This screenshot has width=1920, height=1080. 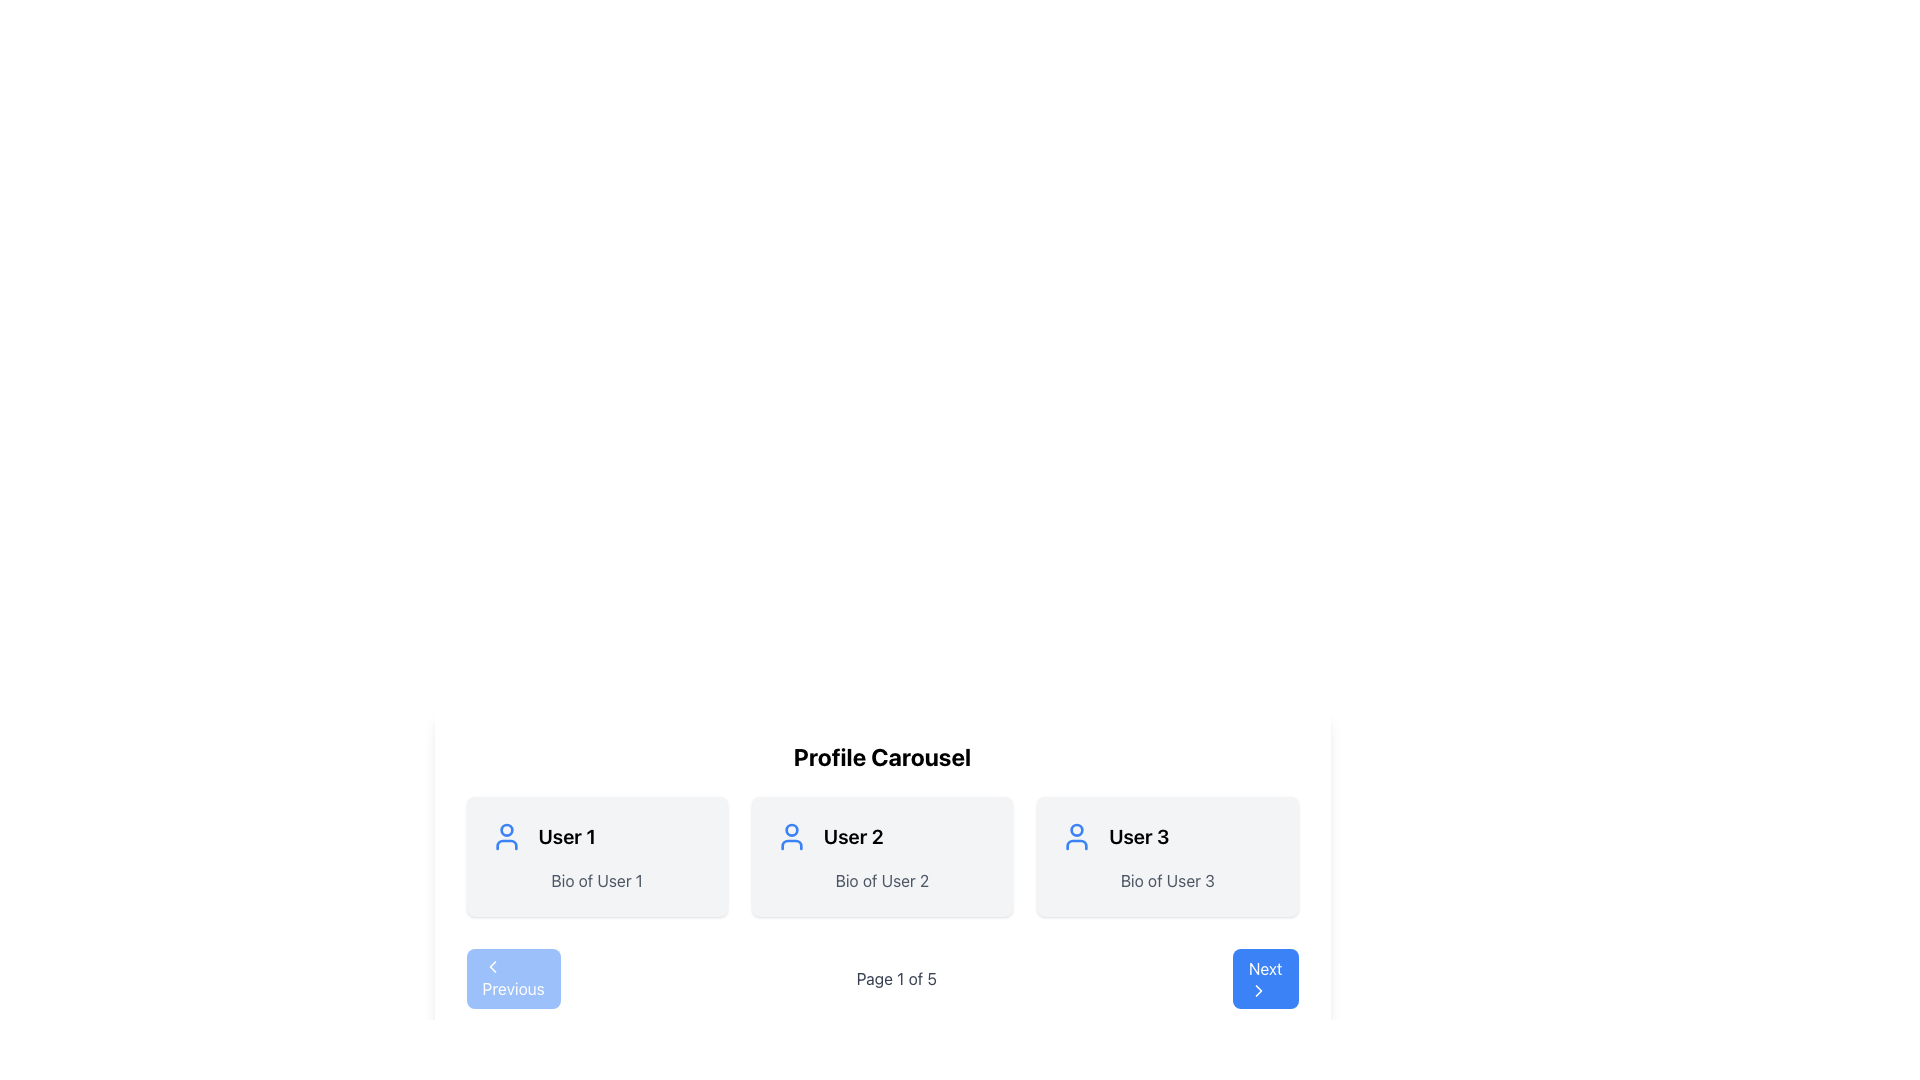 What do you see at coordinates (1076, 830) in the screenshot?
I see `the circular graphical component within the user icon representing User 3's profile, which is positioned near the top of the icon` at bounding box center [1076, 830].